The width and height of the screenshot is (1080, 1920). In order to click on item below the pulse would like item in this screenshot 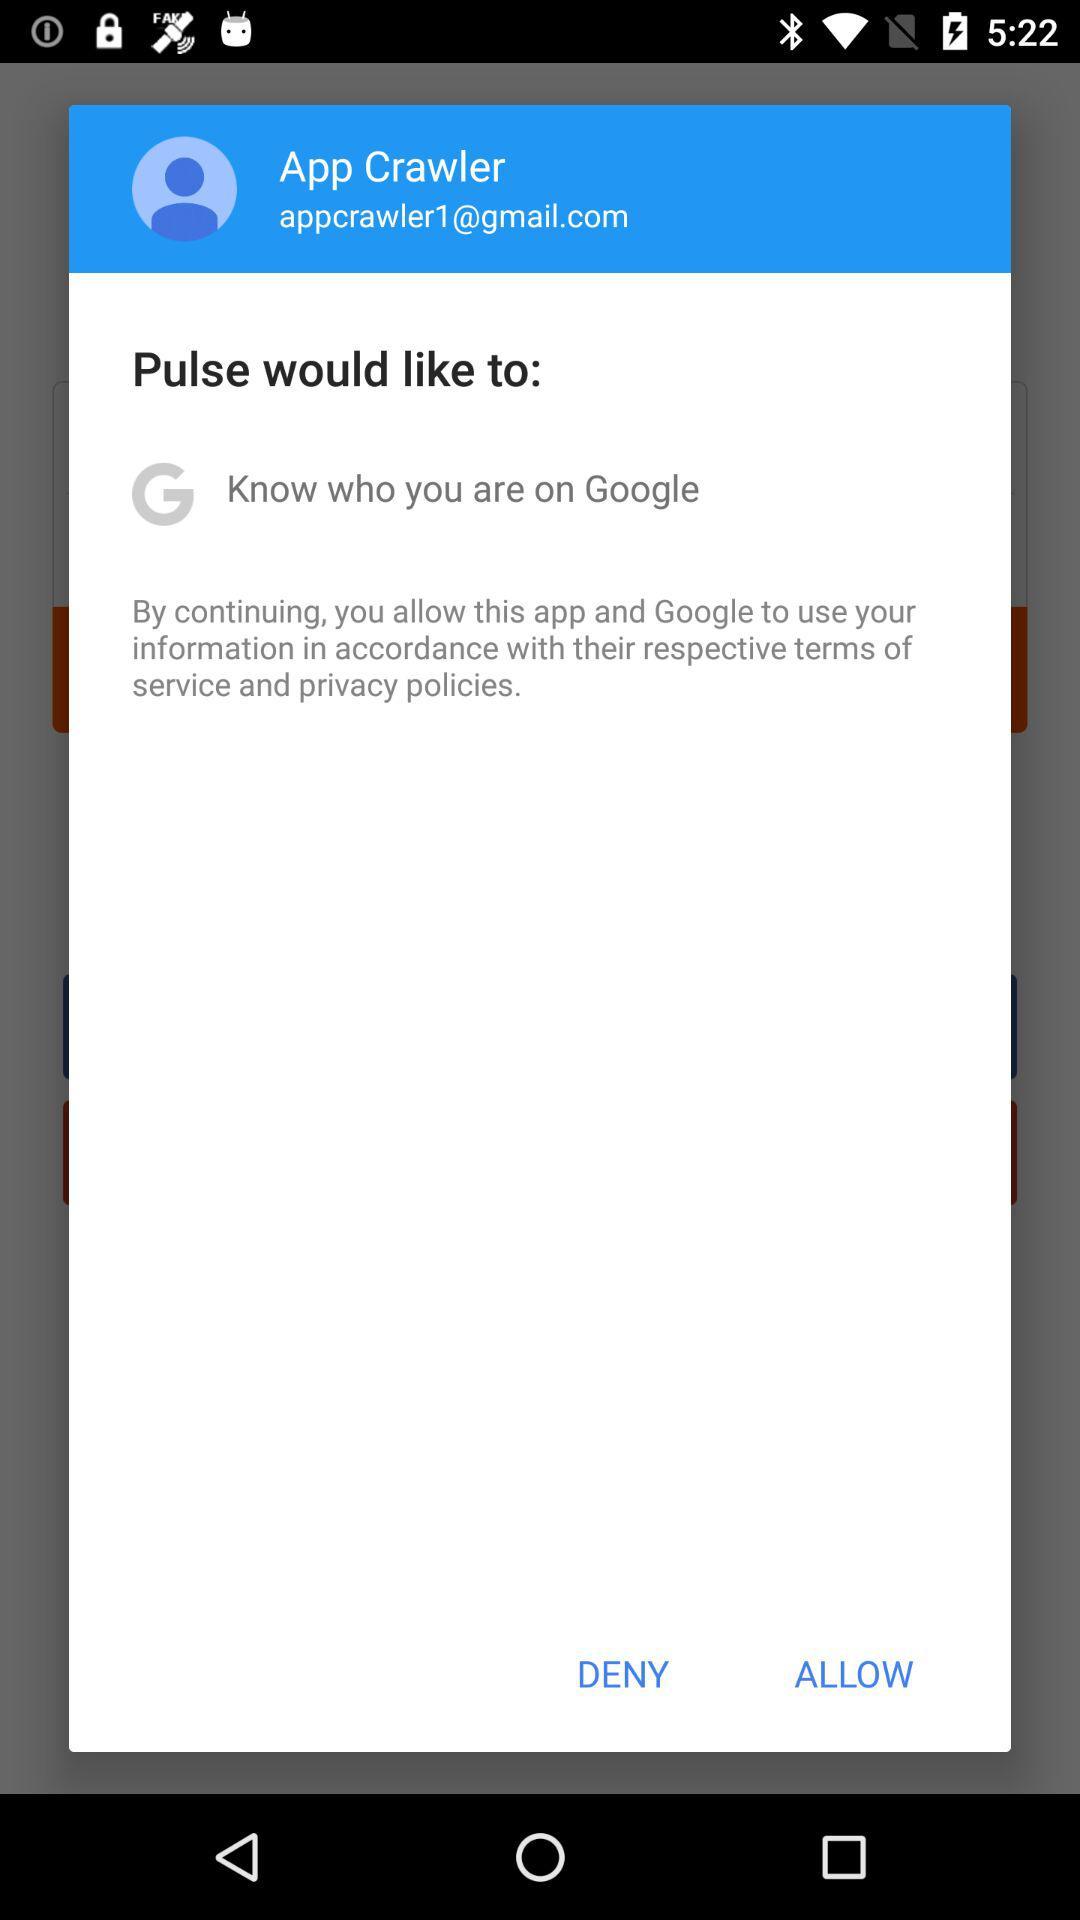, I will do `click(463, 487)`.